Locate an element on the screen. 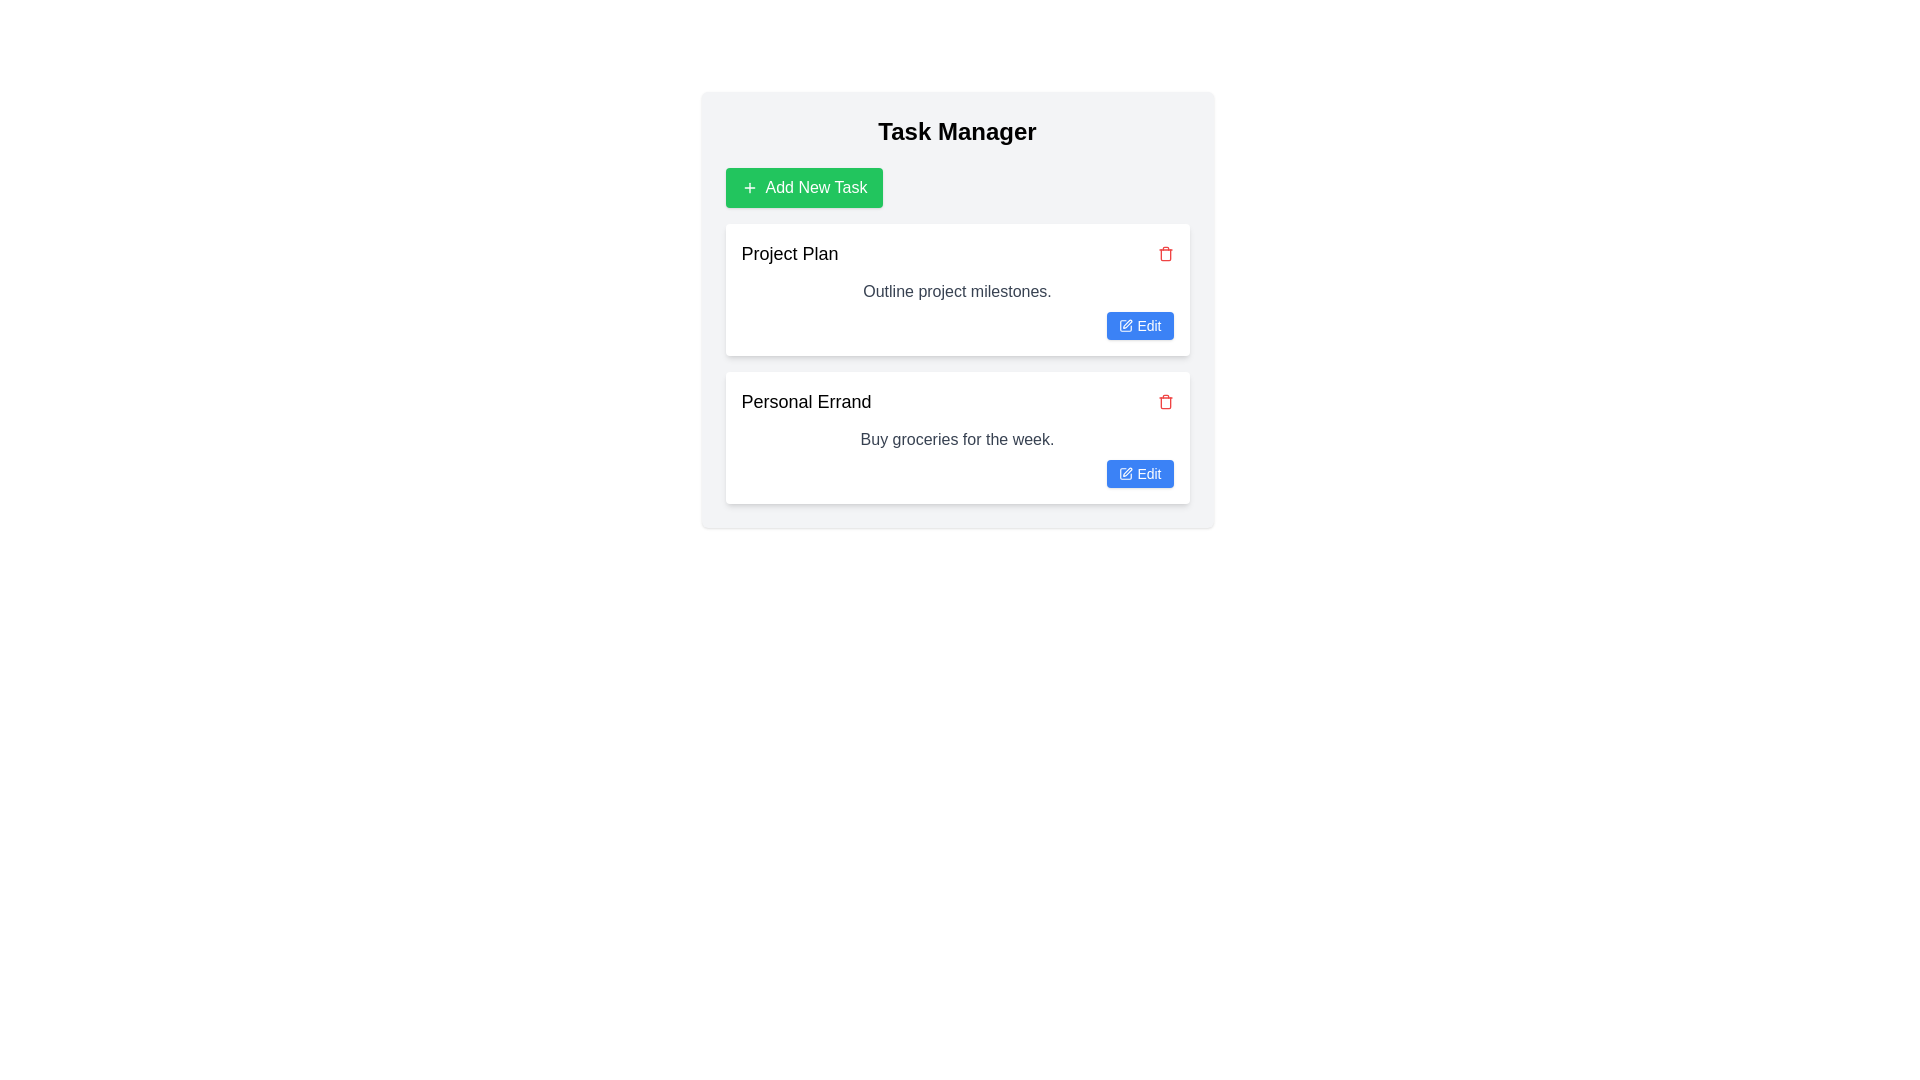 Image resolution: width=1920 pixels, height=1080 pixels. the edit button located in the bottom-right corner of the 'Personal Errand' task card to initiate editing the task is located at coordinates (1140, 474).